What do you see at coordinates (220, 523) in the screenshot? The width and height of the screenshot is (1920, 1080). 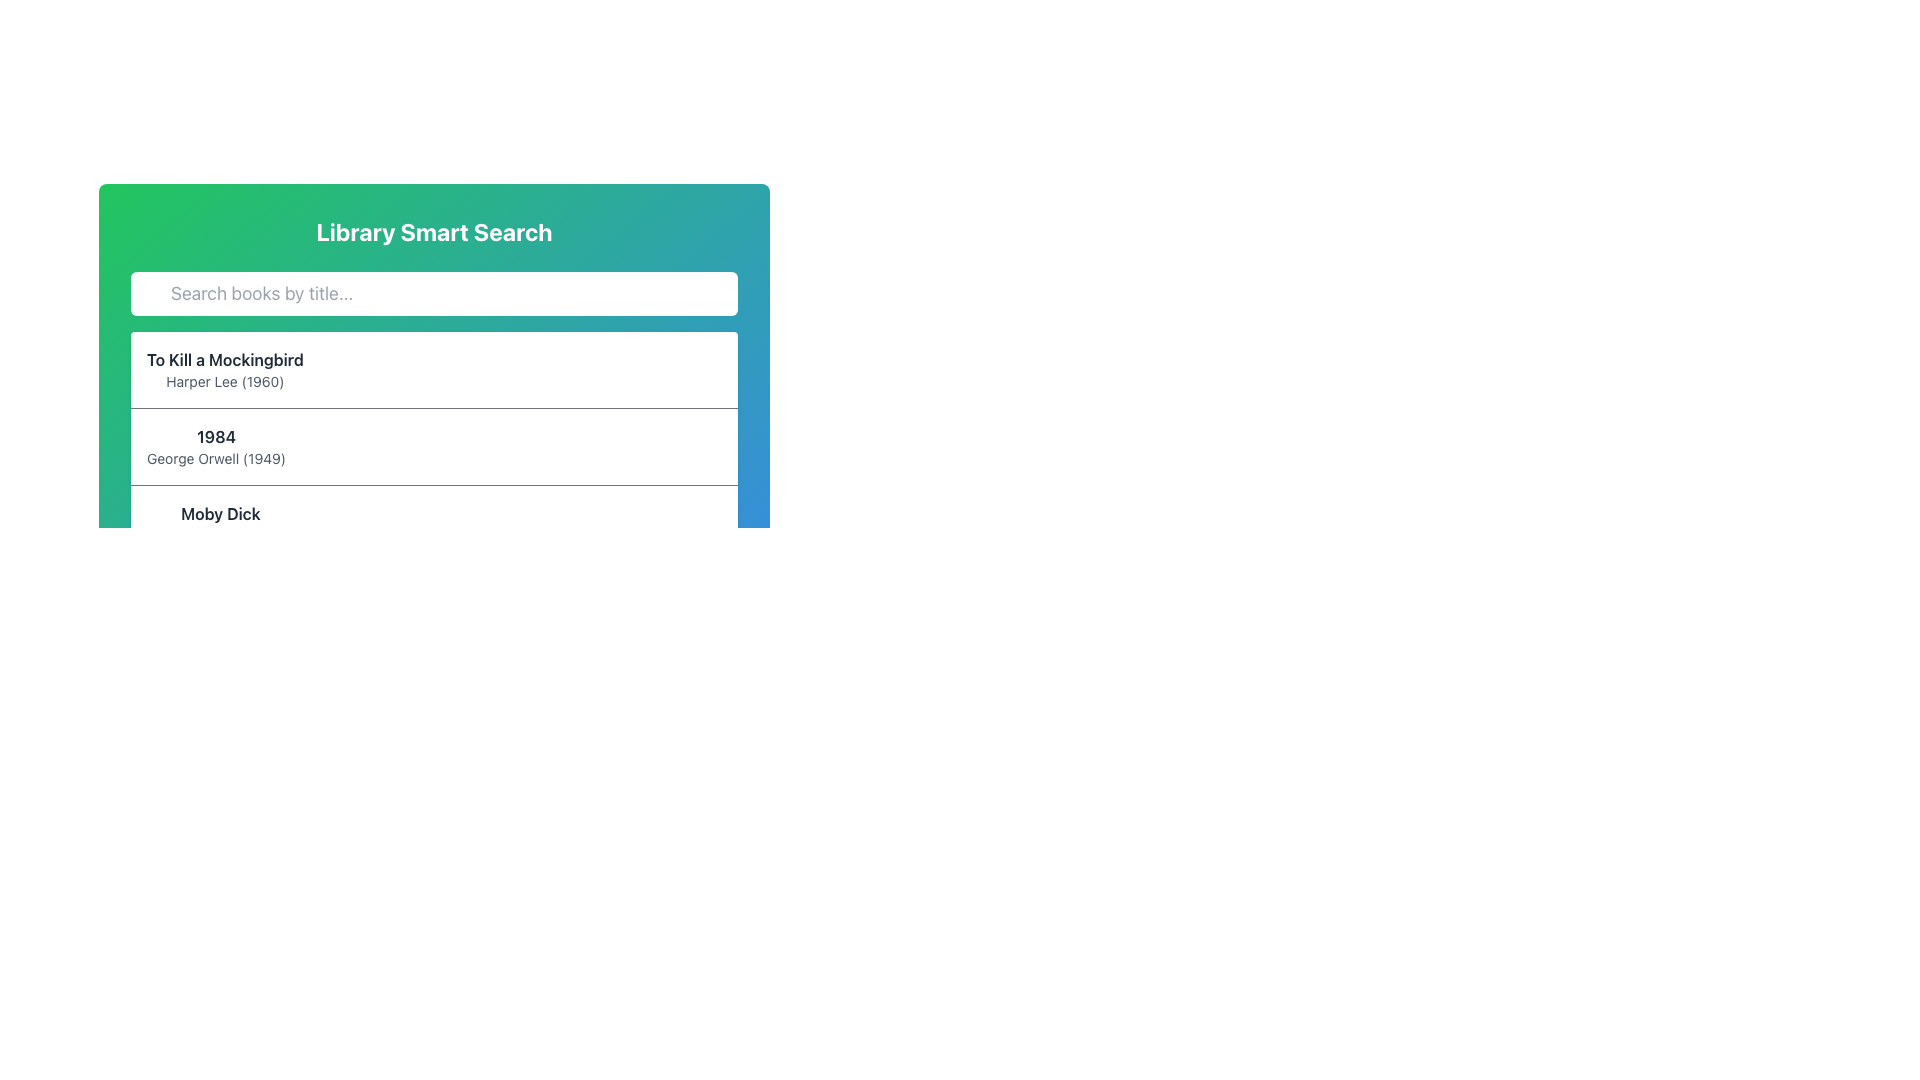 I see `the Text label displaying 'Moby Dick' by Herman Melville, which is the third item in the vertical list under the 'Library Smart Search' bar` at bounding box center [220, 523].